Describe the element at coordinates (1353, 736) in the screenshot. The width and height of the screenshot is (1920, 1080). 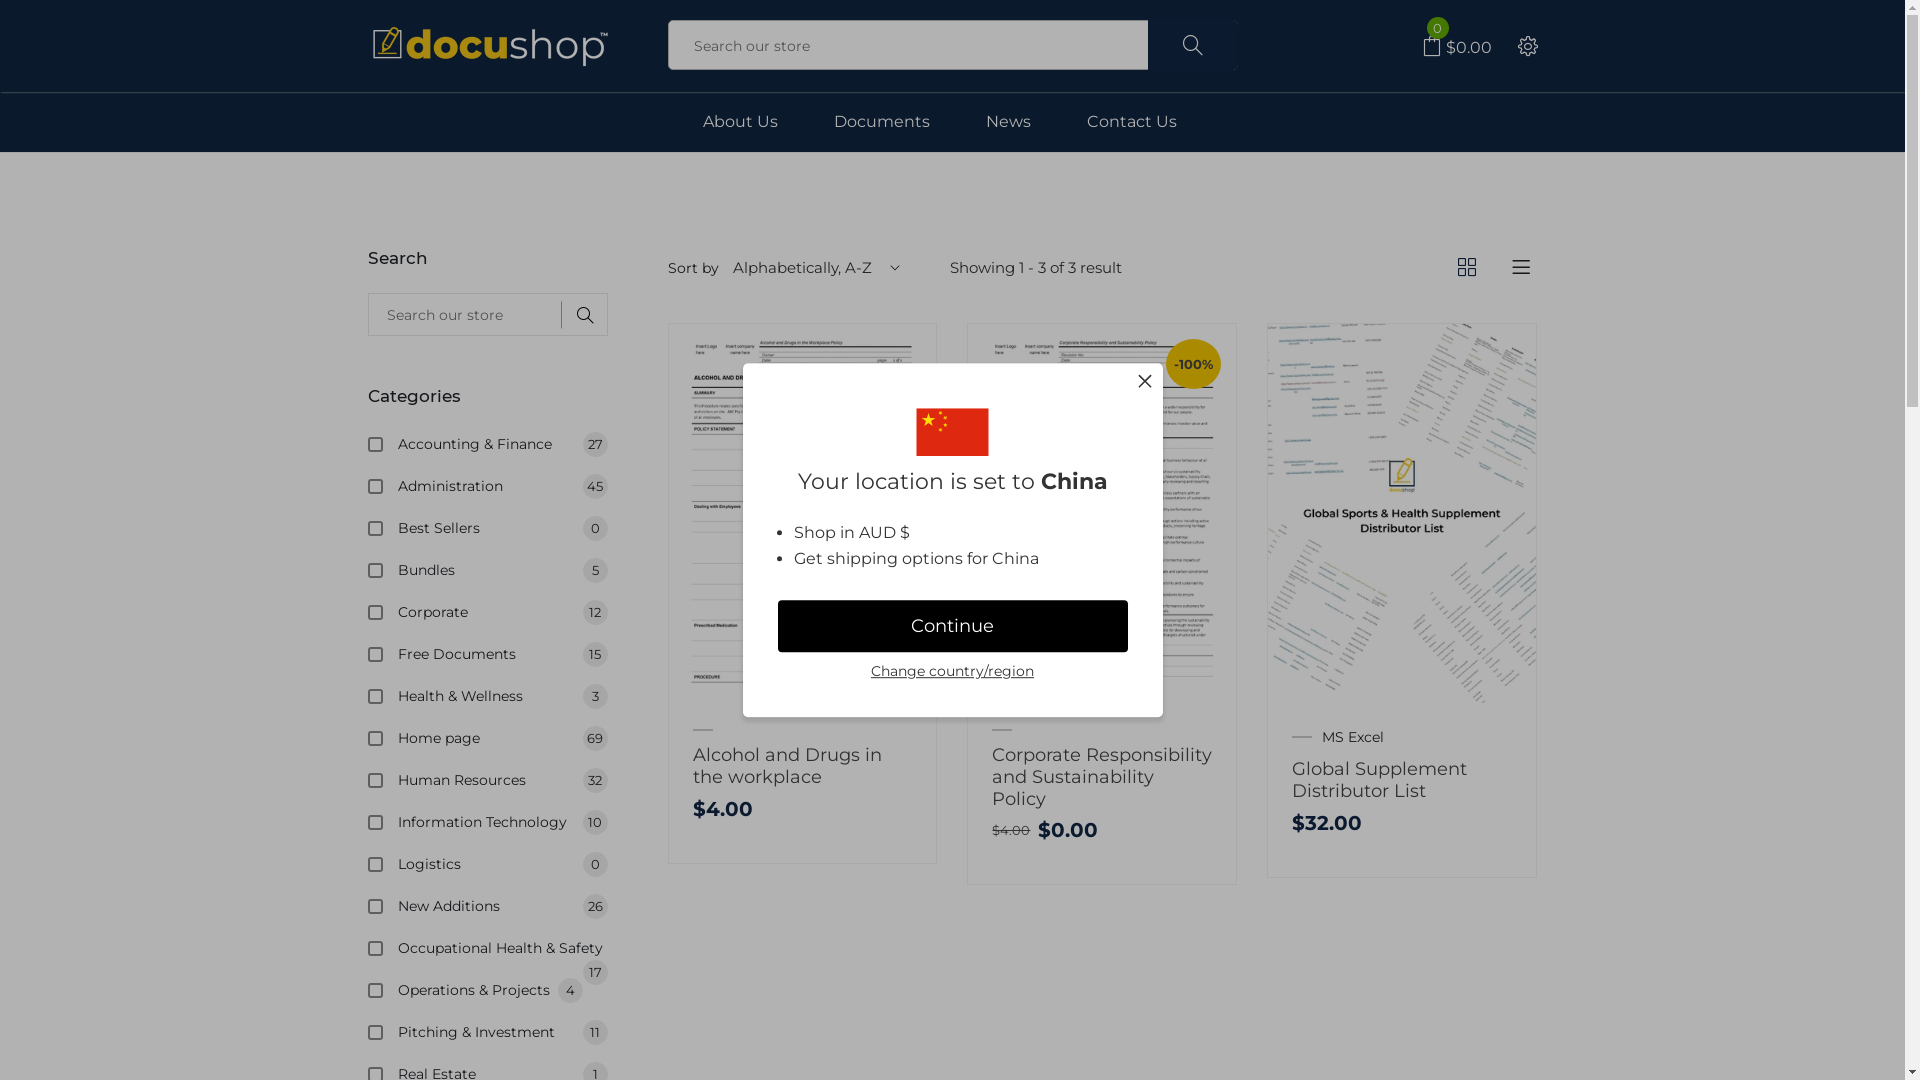
I see `'MS Excel'` at that location.